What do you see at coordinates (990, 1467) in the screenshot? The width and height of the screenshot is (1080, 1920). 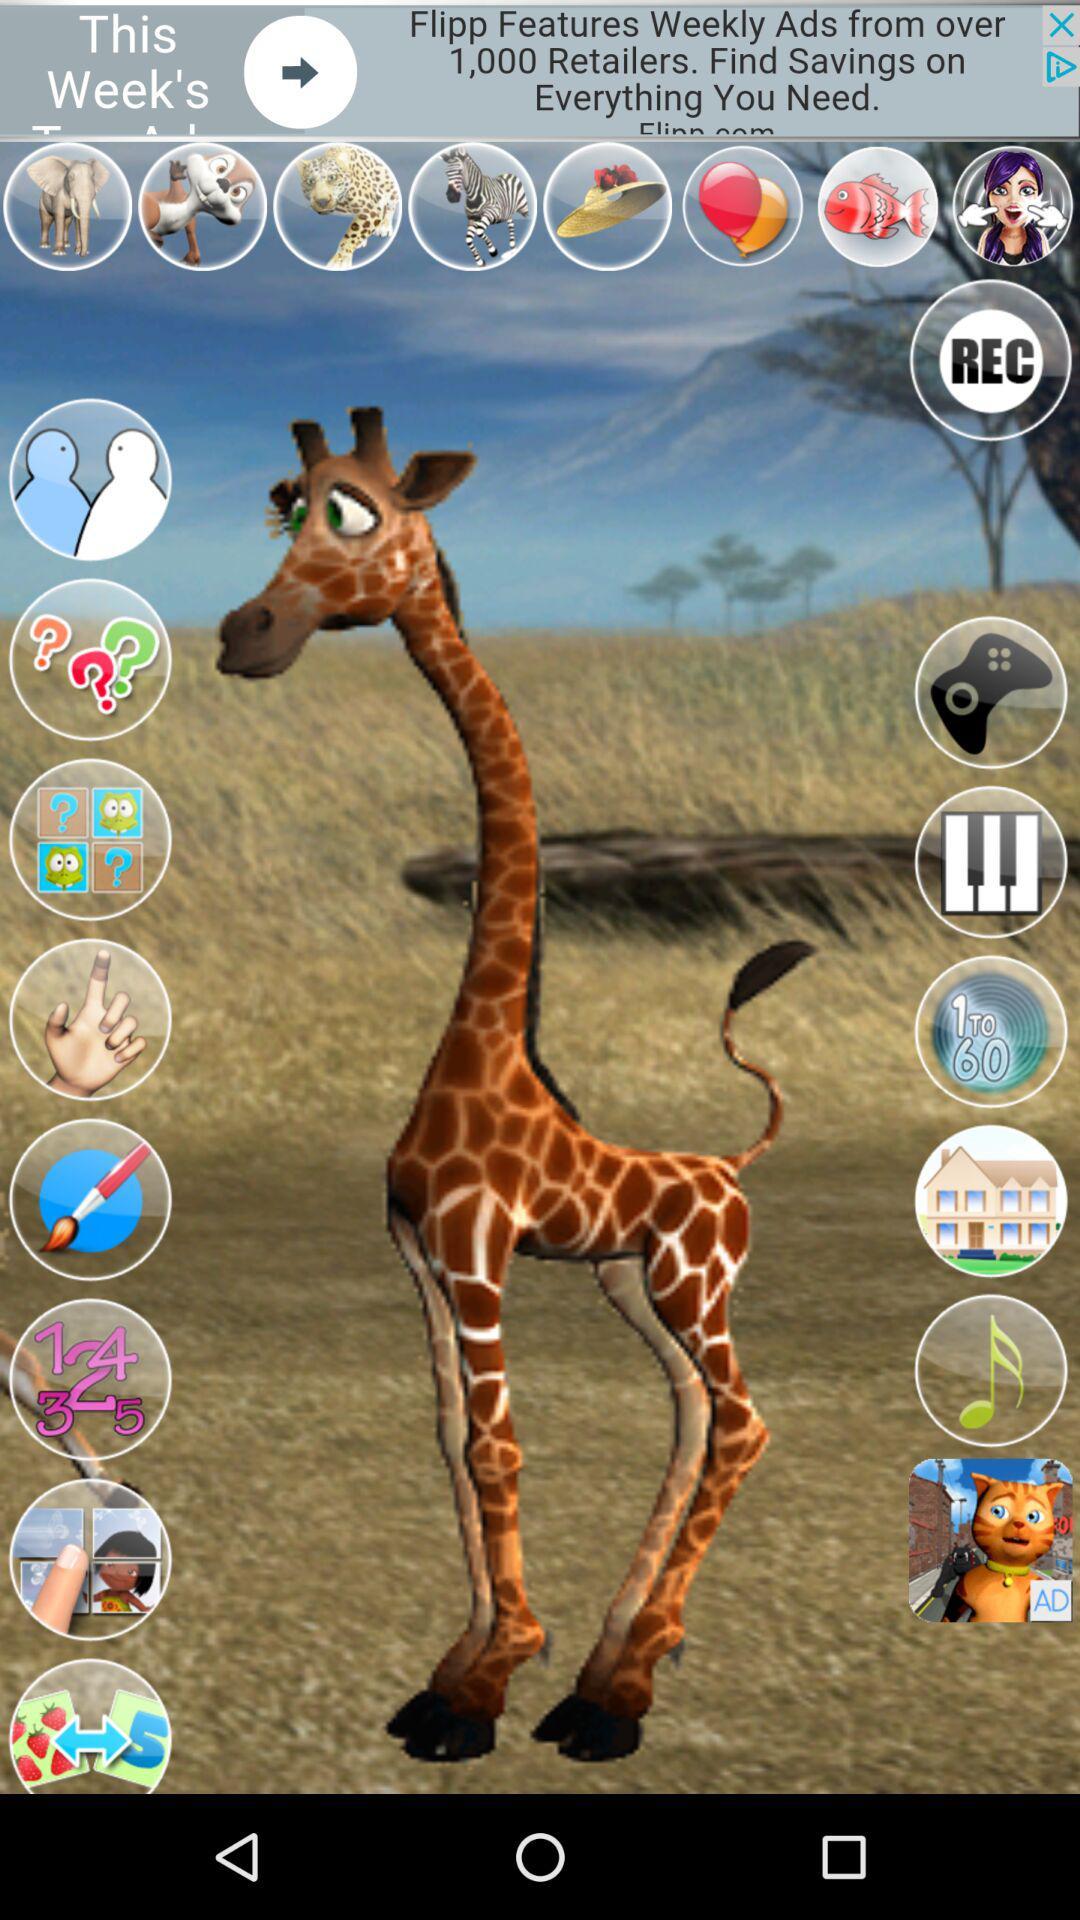 I see `the music icon` at bounding box center [990, 1467].